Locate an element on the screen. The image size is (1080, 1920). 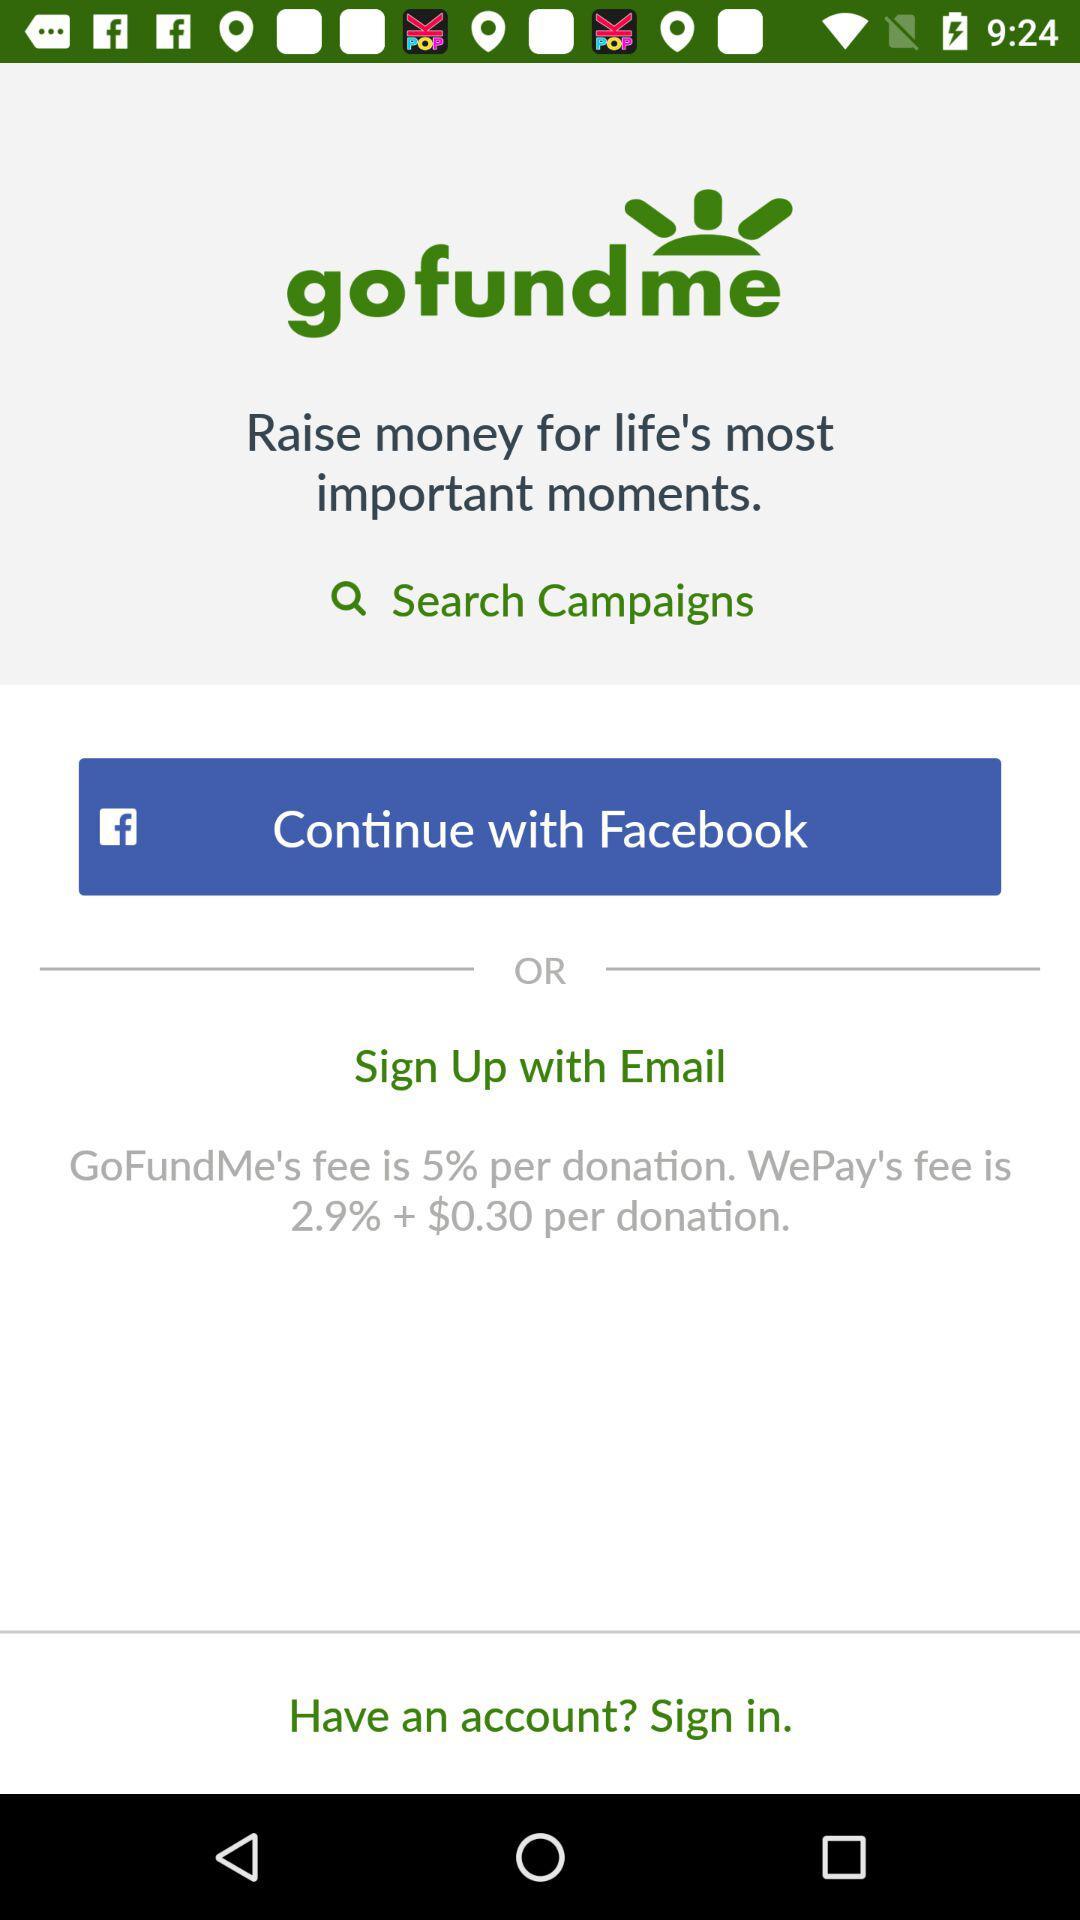
the icon above the gofundme s fee is located at coordinates (540, 1062).